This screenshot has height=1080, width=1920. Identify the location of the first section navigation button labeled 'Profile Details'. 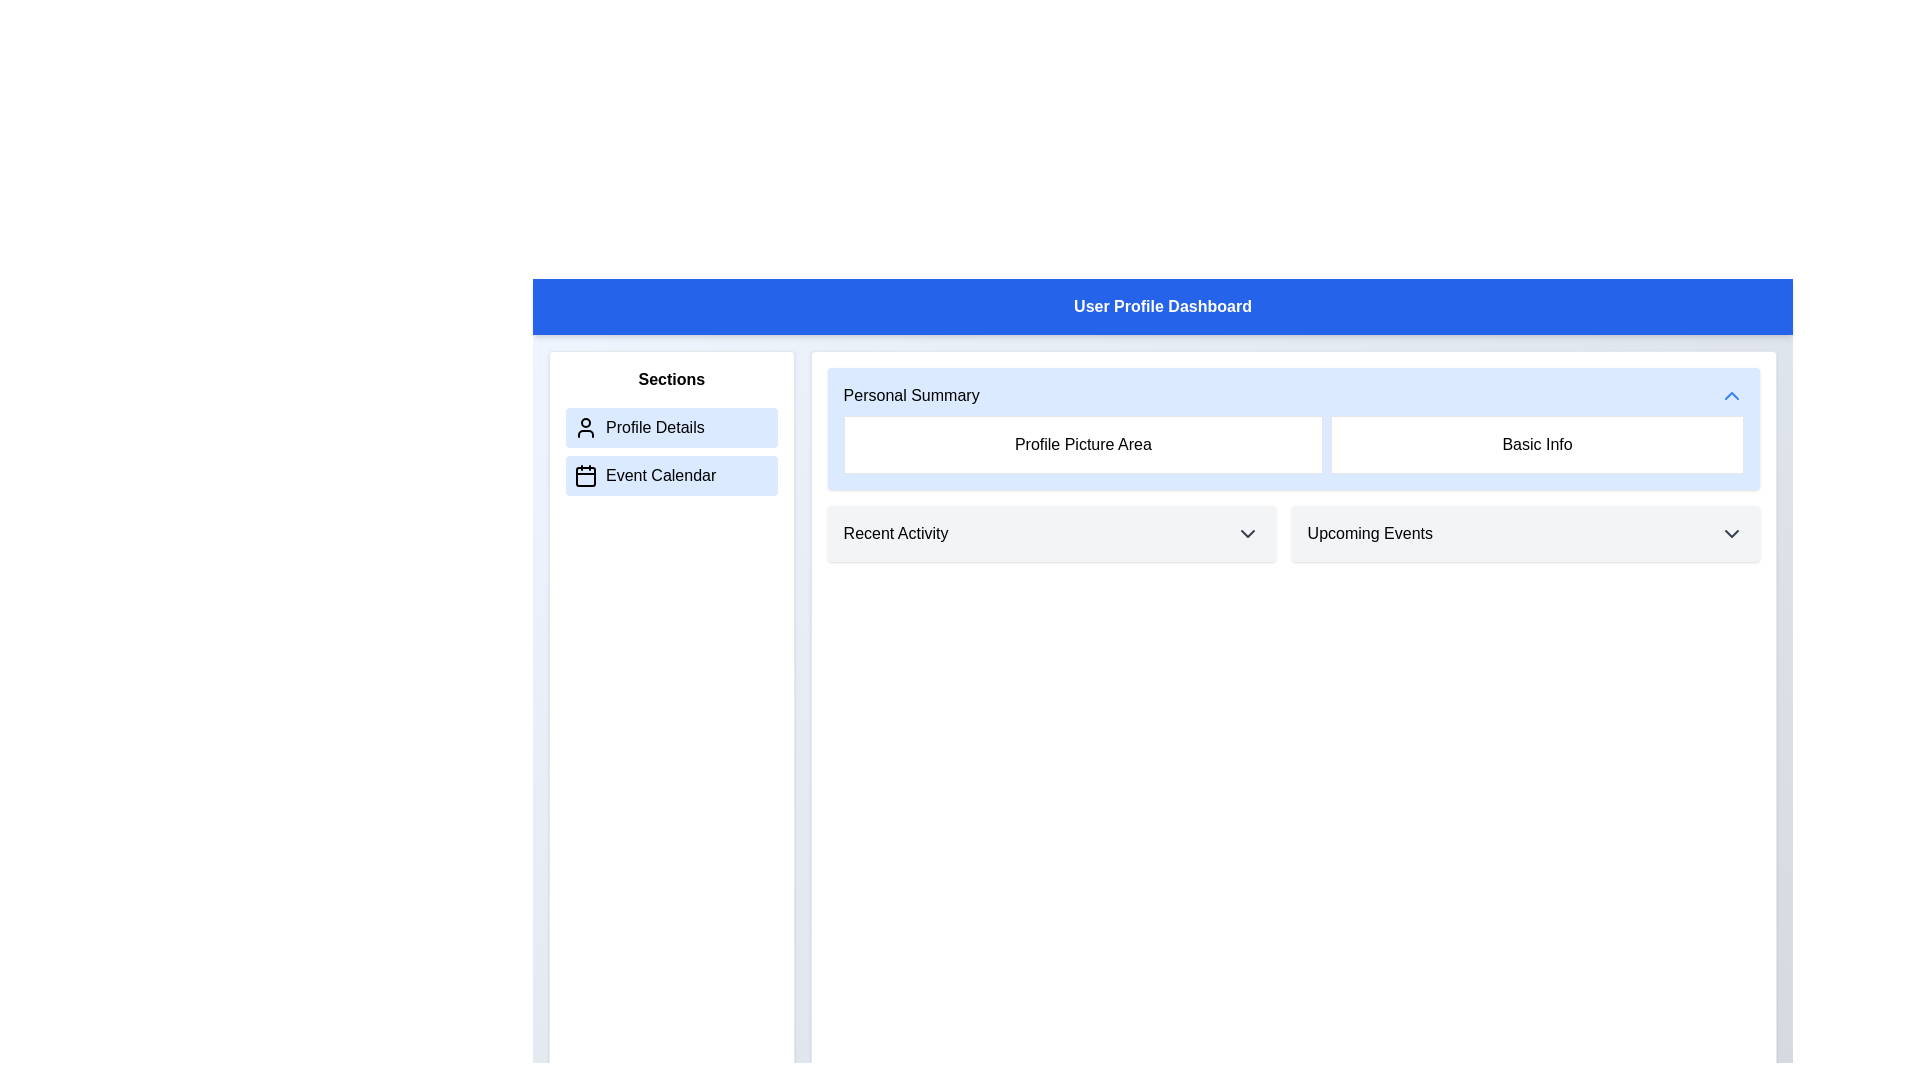
(671, 427).